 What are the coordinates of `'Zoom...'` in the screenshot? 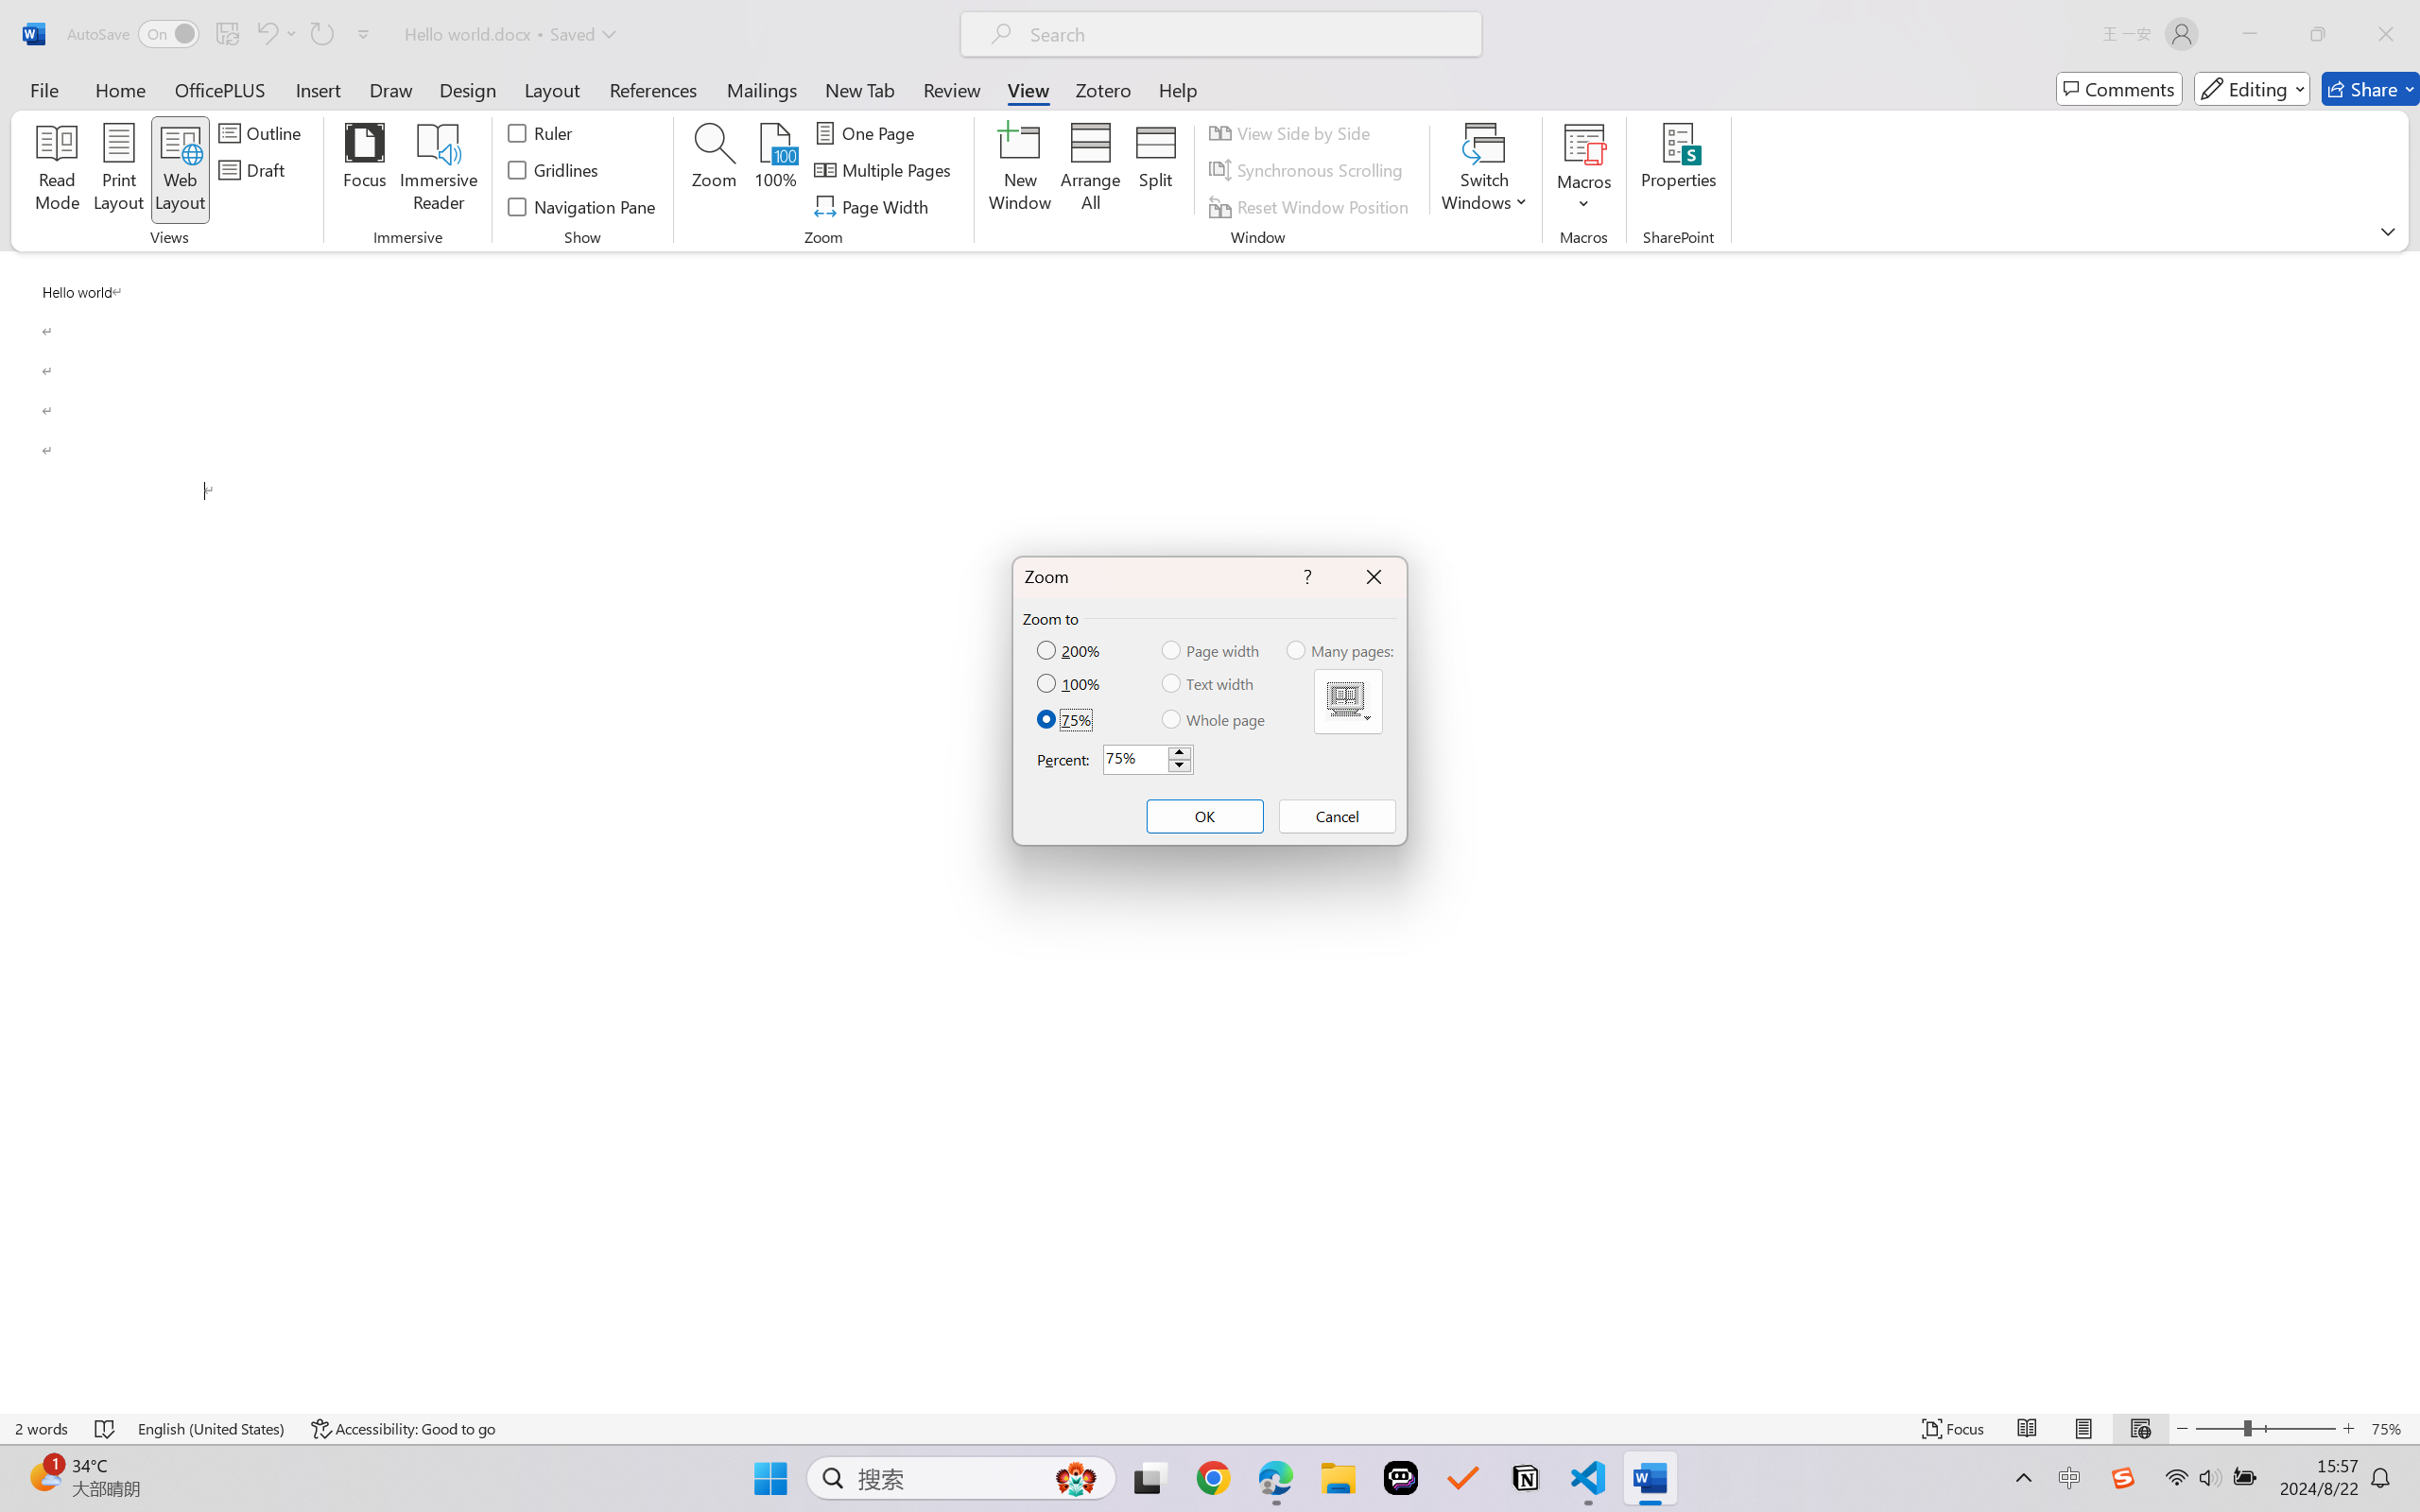 It's located at (713, 170).